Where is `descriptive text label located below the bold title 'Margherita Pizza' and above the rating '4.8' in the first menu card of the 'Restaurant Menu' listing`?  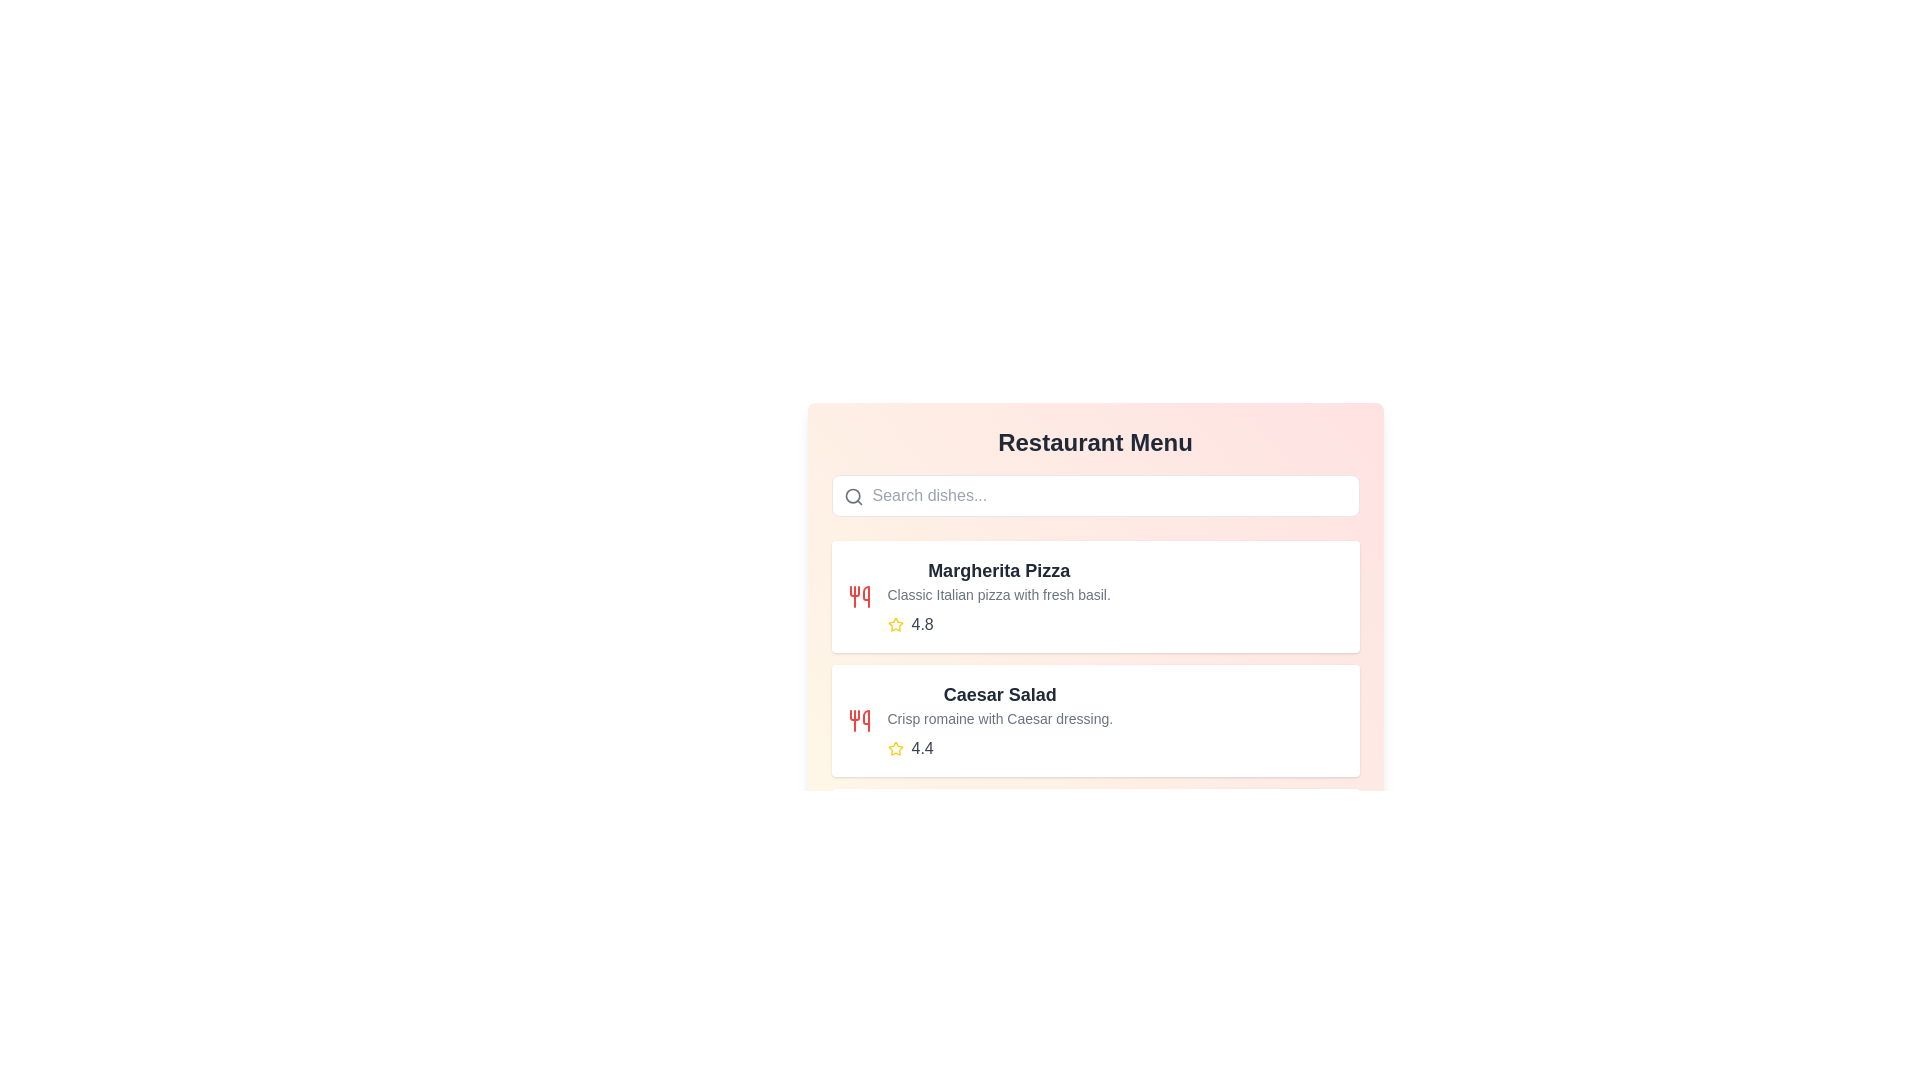 descriptive text label located below the bold title 'Margherita Pizza' and above the rating '4.8' in the first menu card of the 'Restaurant Menu' listing is located at coordinates (999, 593).